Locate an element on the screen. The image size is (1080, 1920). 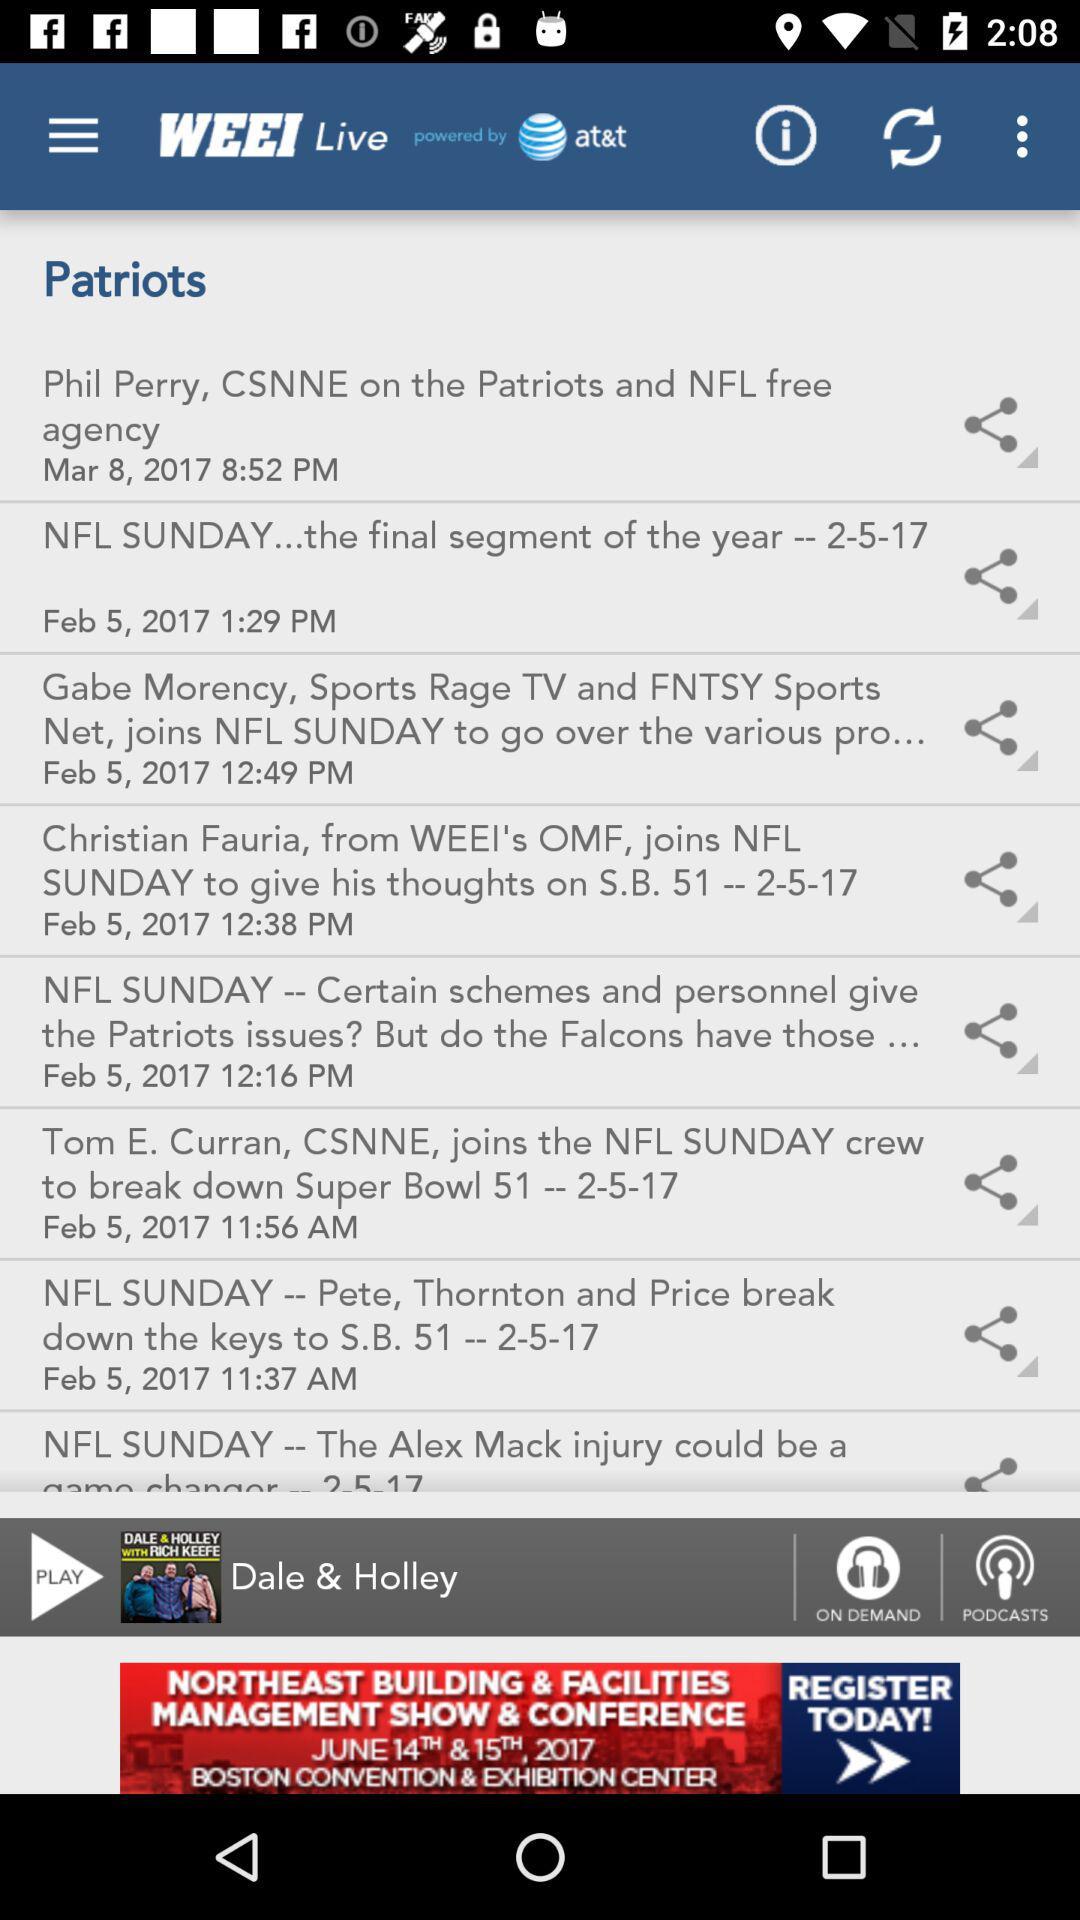
banner add is located at coordinates (540, 1727).